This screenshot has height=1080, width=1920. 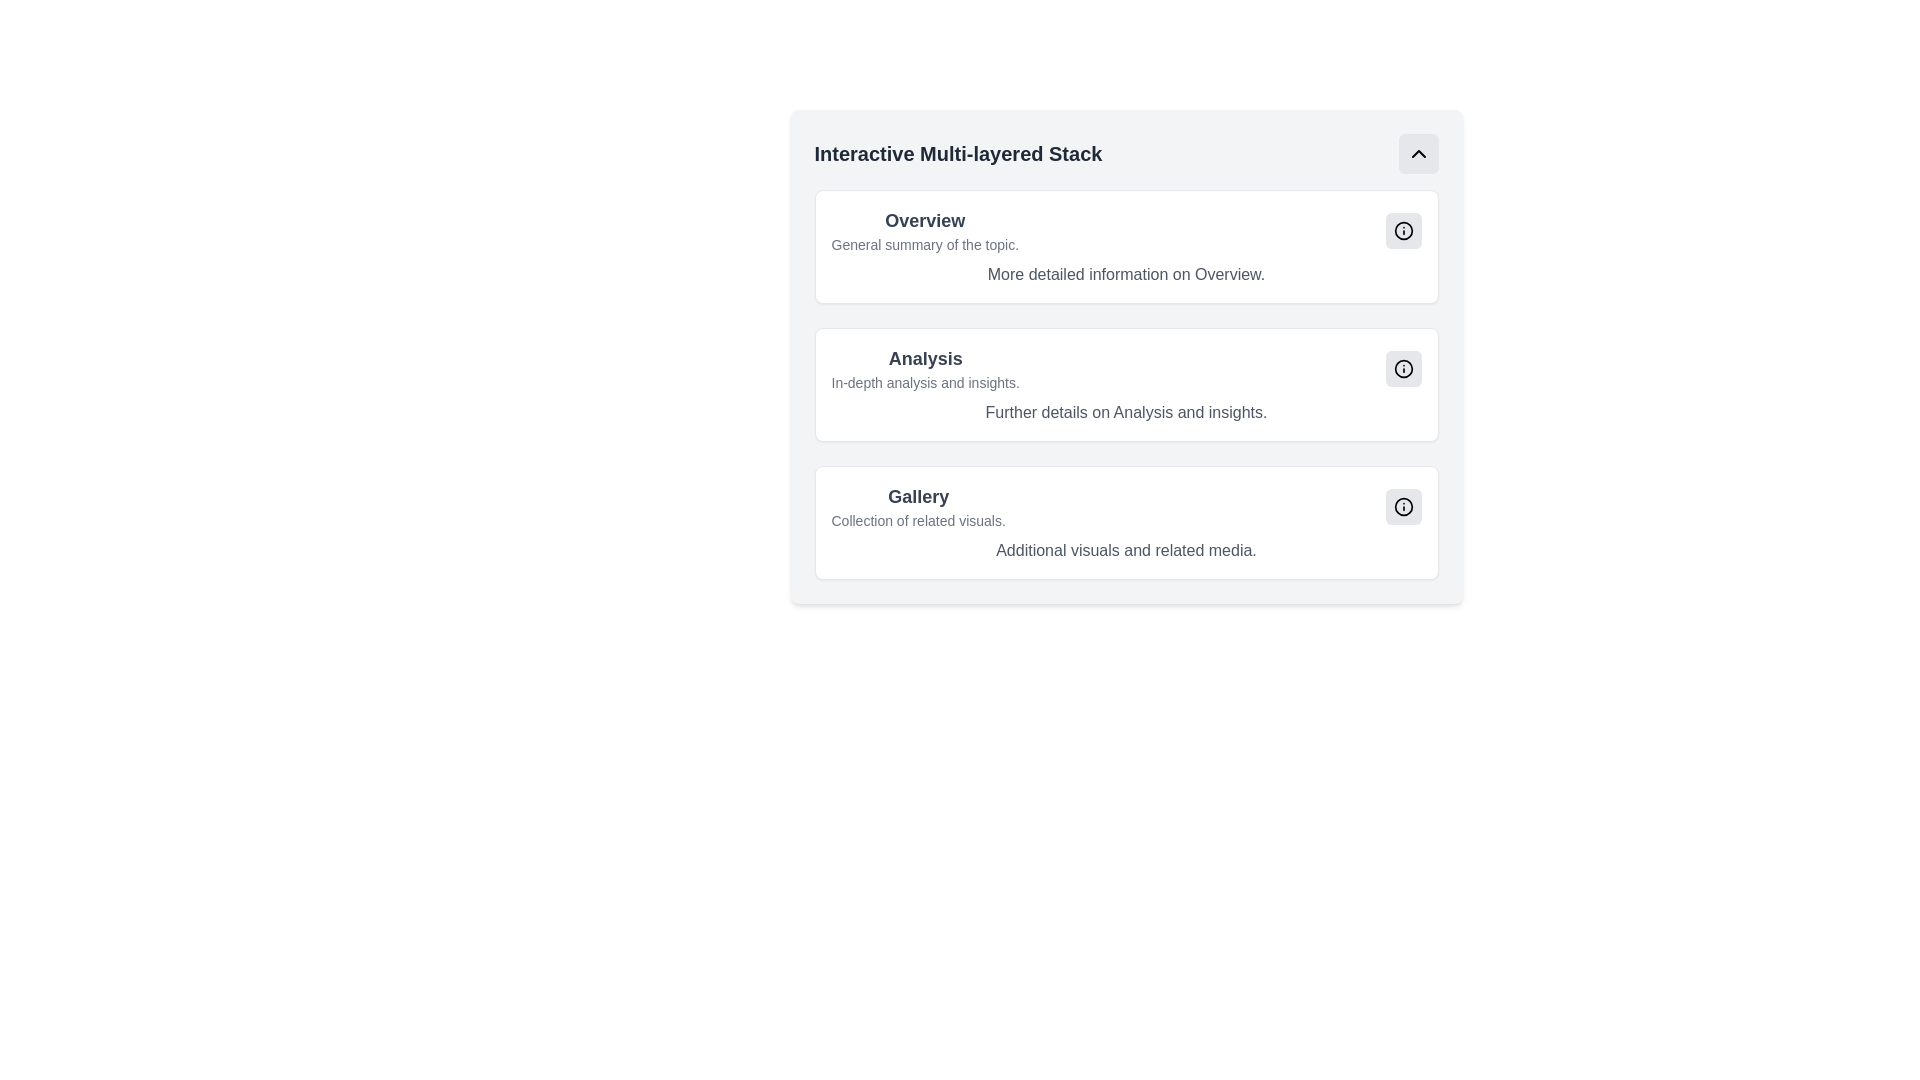 What do you see at coordinates (1126, 356) in the screenshot?
I see `the non-interactive content area labeled 'Analysis' which is located in the middle subsection of the 'Interactive Multi-layered Stack' panel` at bounding box center [1126, 356].